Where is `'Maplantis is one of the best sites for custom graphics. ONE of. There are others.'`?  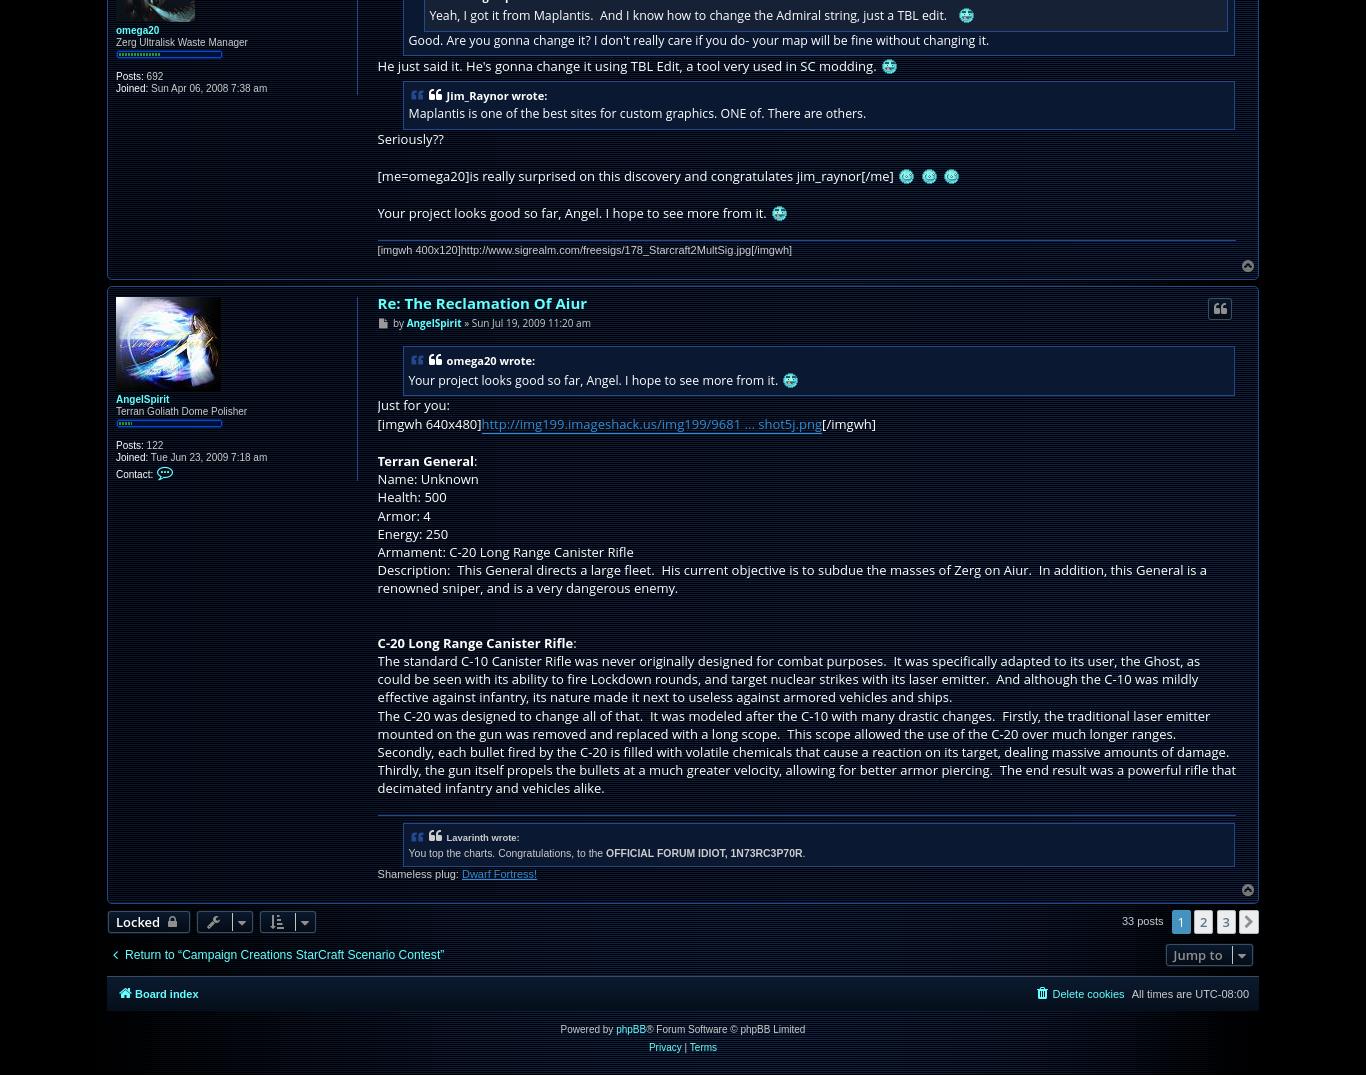
'Maplantis is one of the best sites for custom graphics. ONE of. There are others.' is located at coordinates (635, 112).